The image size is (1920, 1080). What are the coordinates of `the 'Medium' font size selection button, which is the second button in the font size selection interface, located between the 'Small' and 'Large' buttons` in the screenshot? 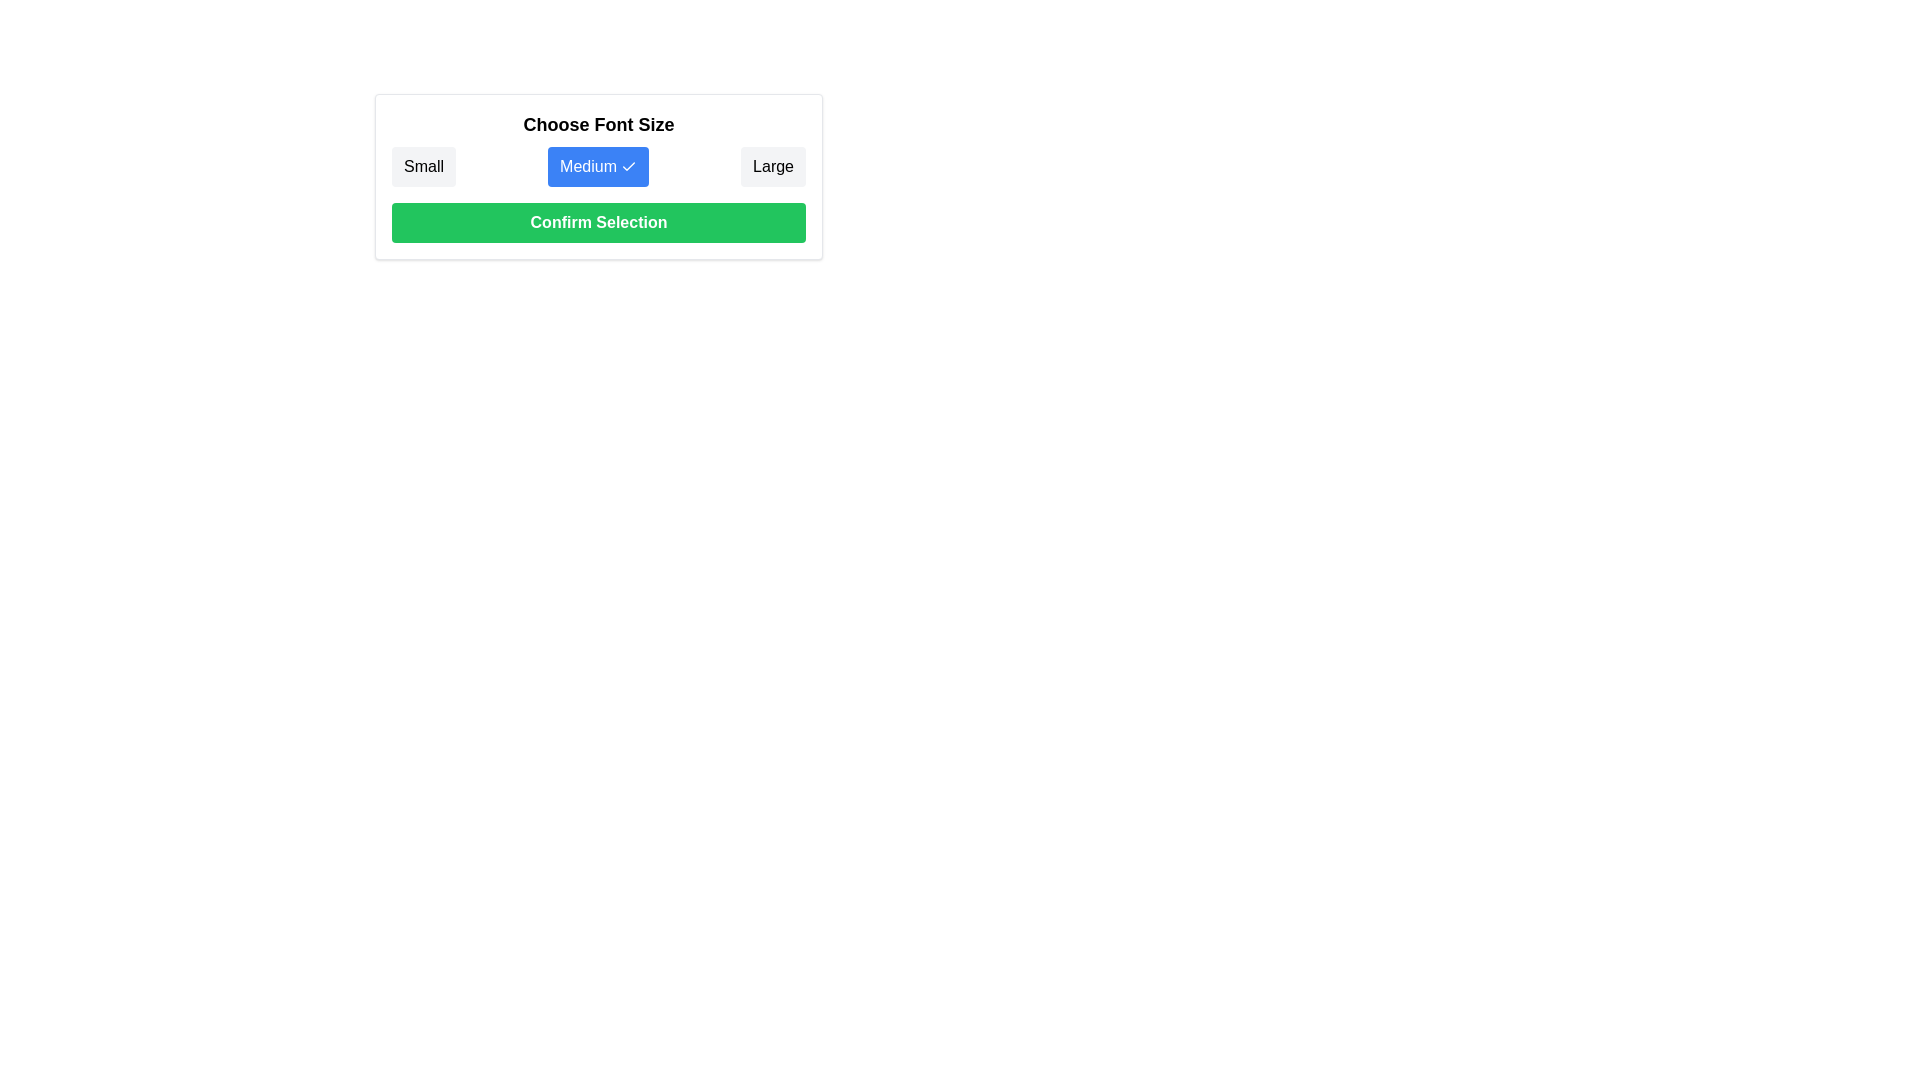 It's located at (597, 165).